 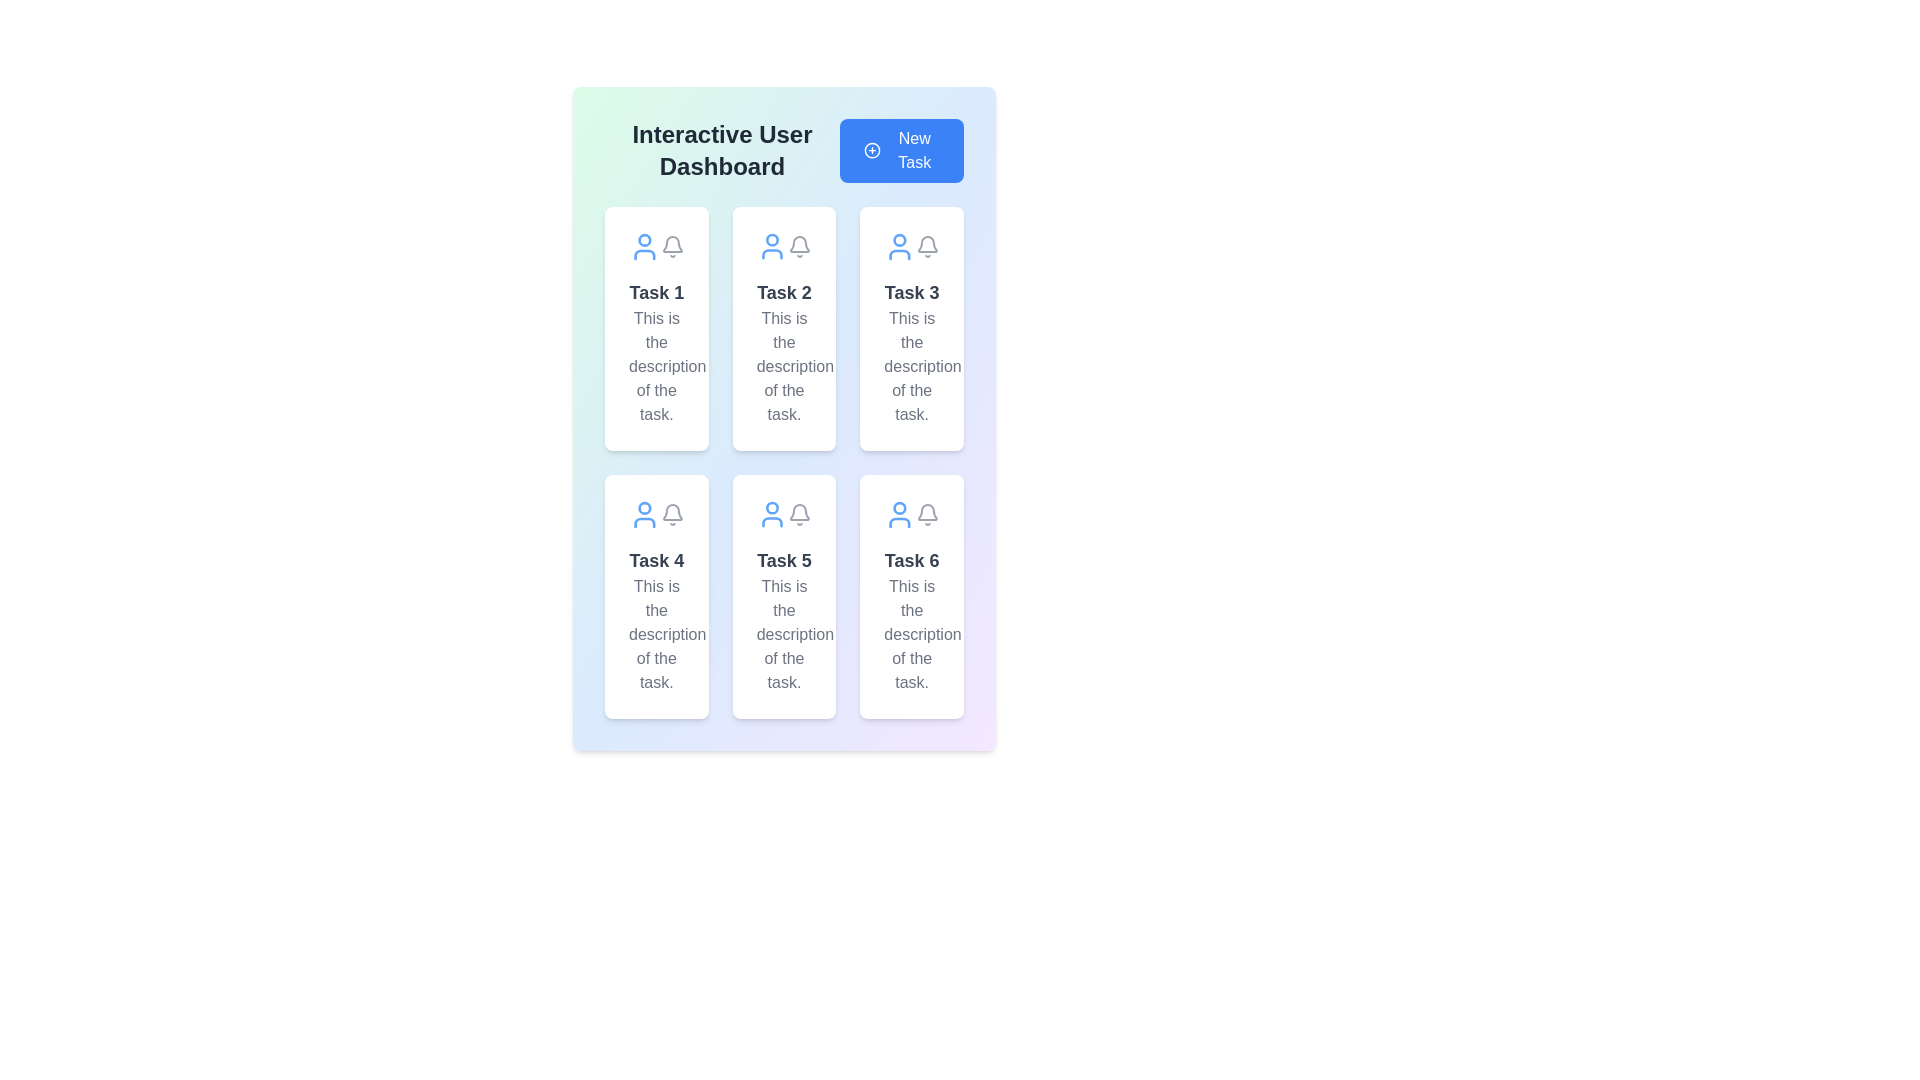 I want to click on the text label that serves as the title for the second task in the grid of task cards, located inside a white card with a blue icon and a gray notification bell icon, so click(x=783, y=293).